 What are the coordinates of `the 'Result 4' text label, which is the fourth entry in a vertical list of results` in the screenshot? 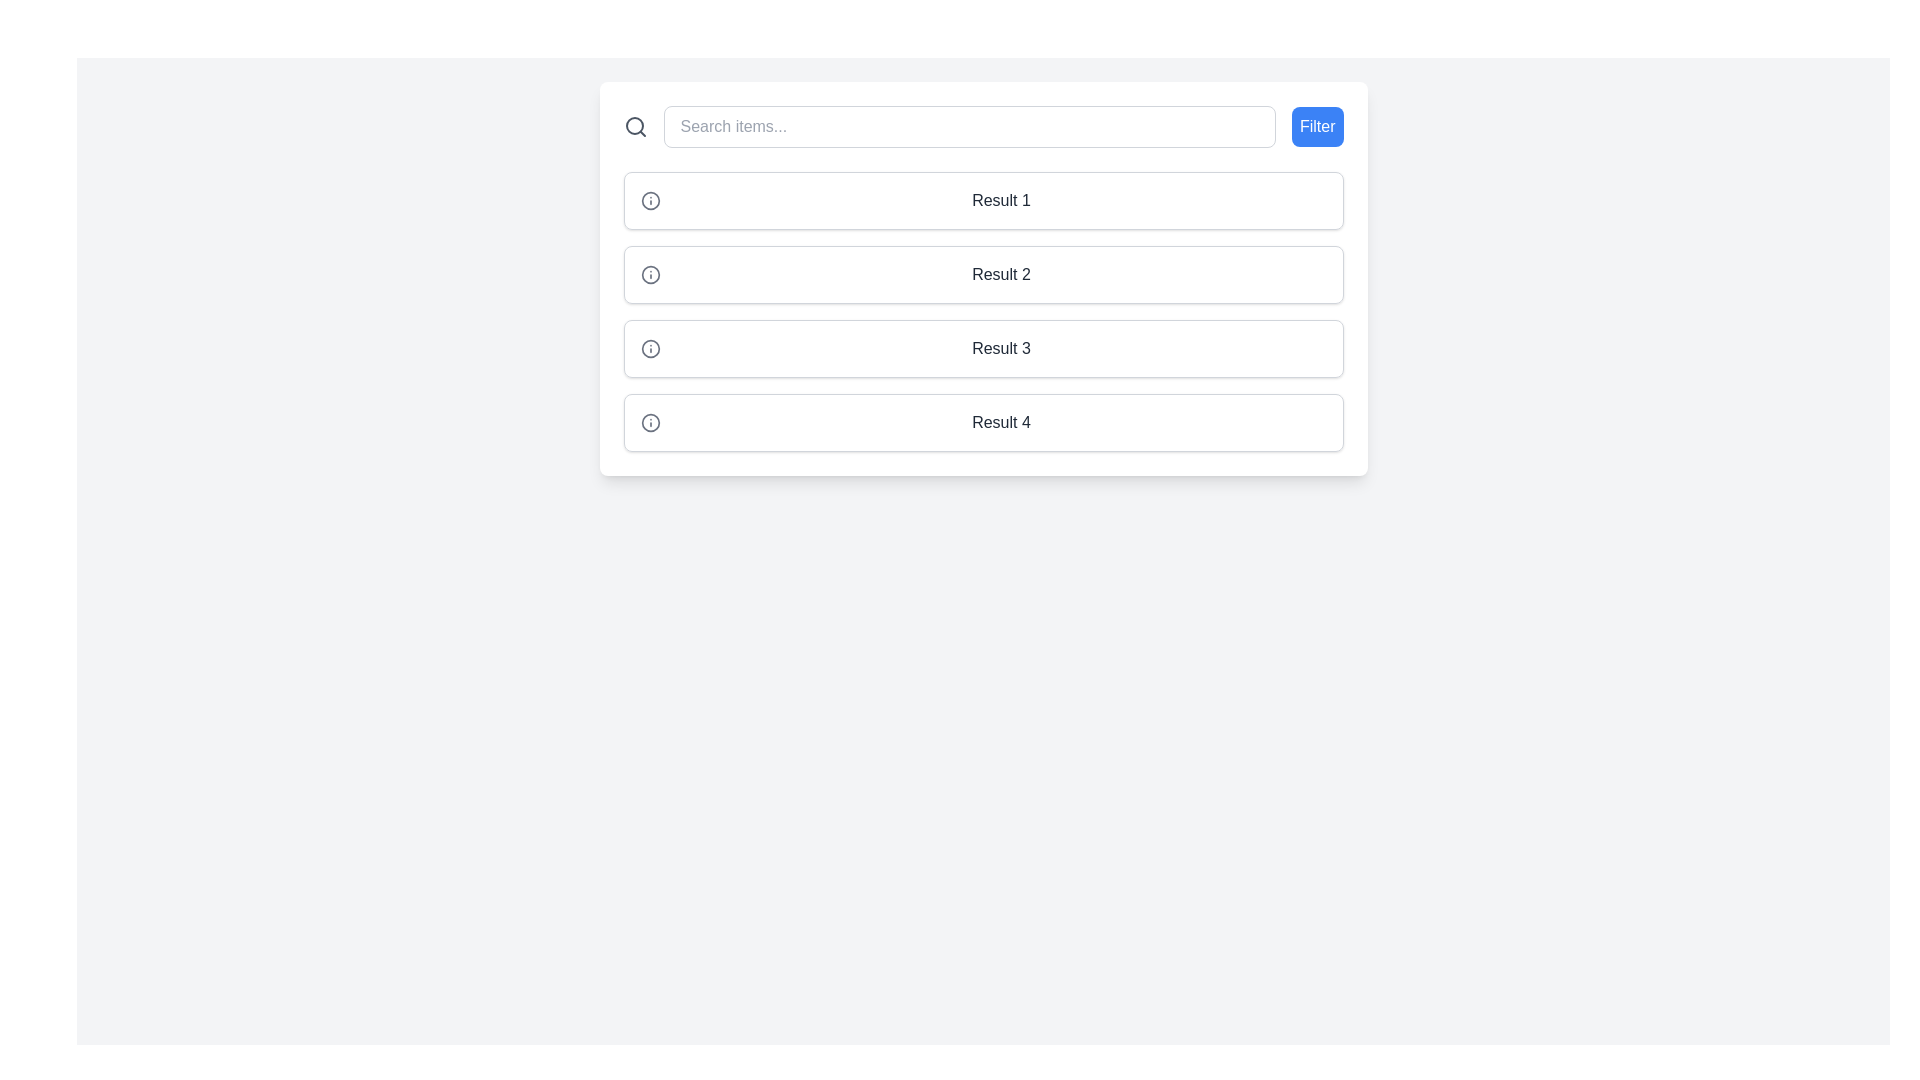 It's located at (1001, 422).